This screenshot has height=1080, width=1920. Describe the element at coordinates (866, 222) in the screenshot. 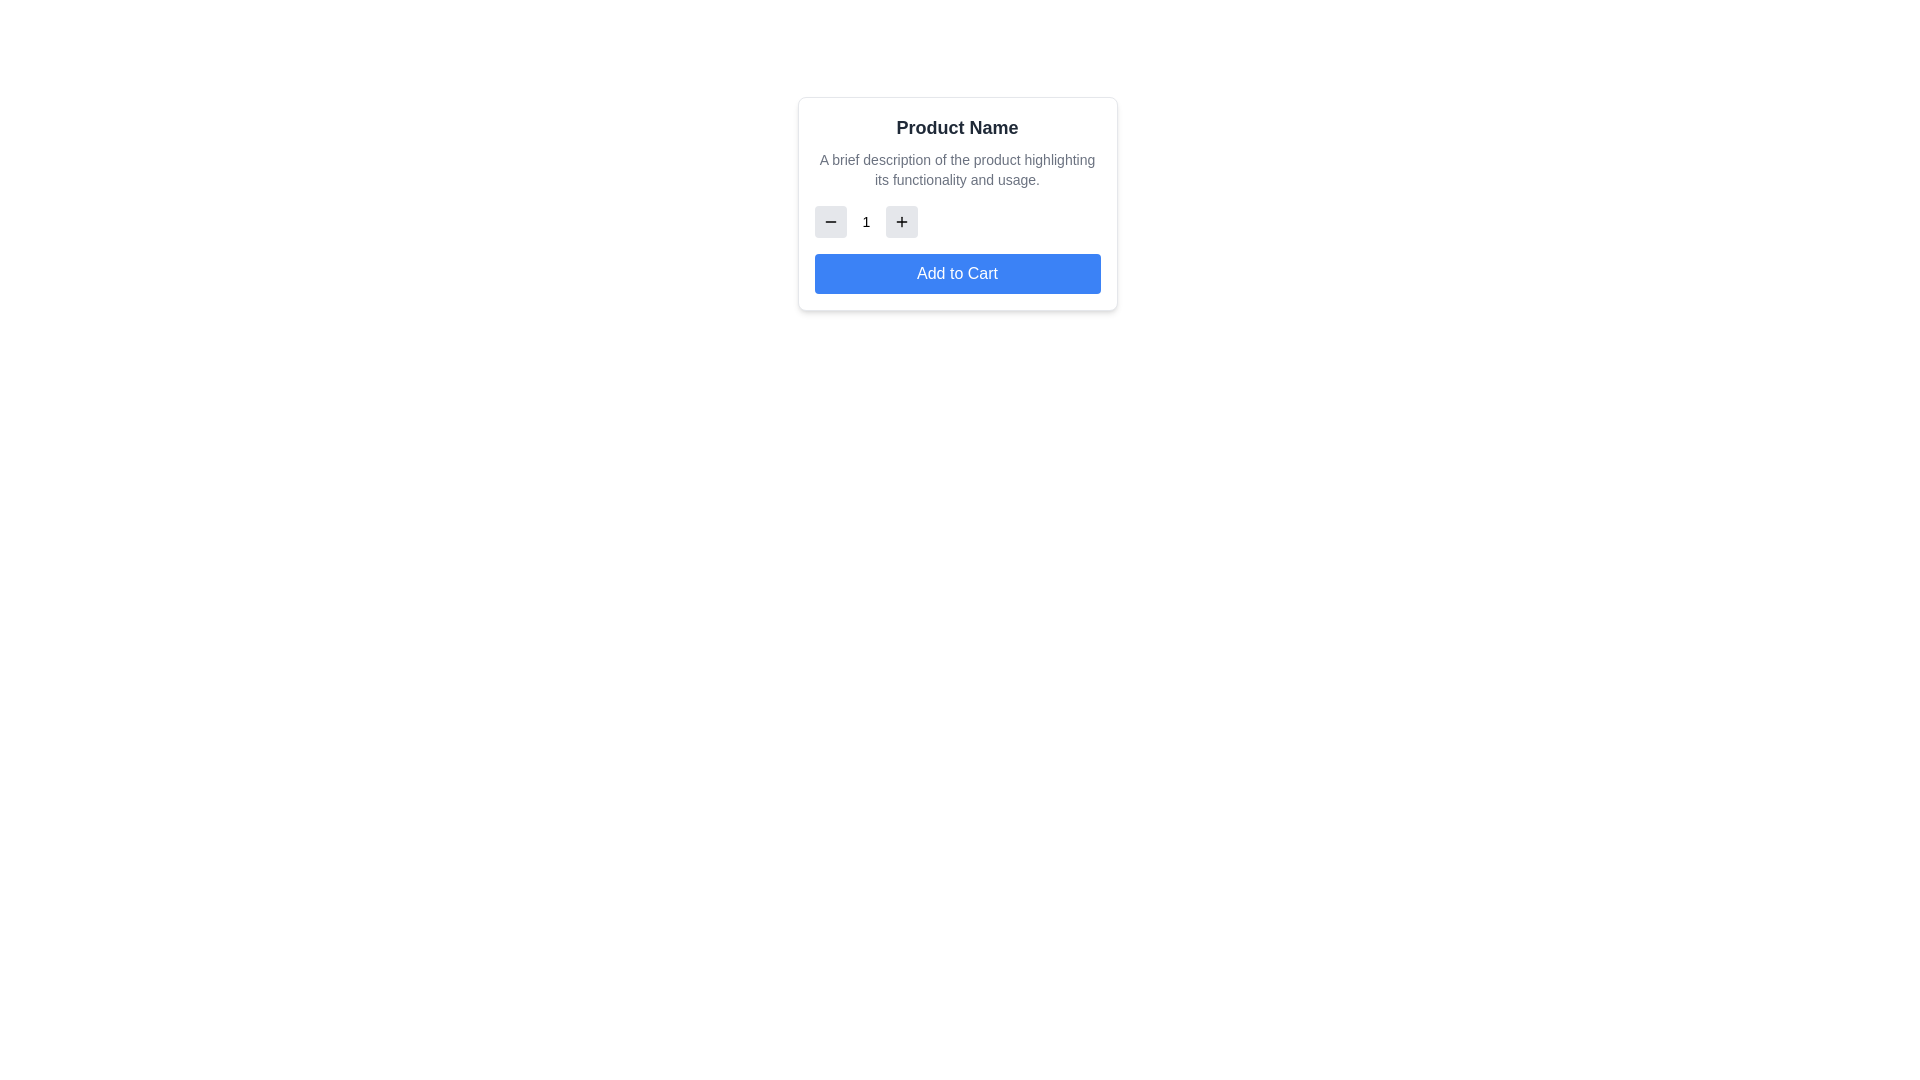

I see `the static text that displays the current quantity value for a product, positioned between the minus and plus sign buttons` at that location.